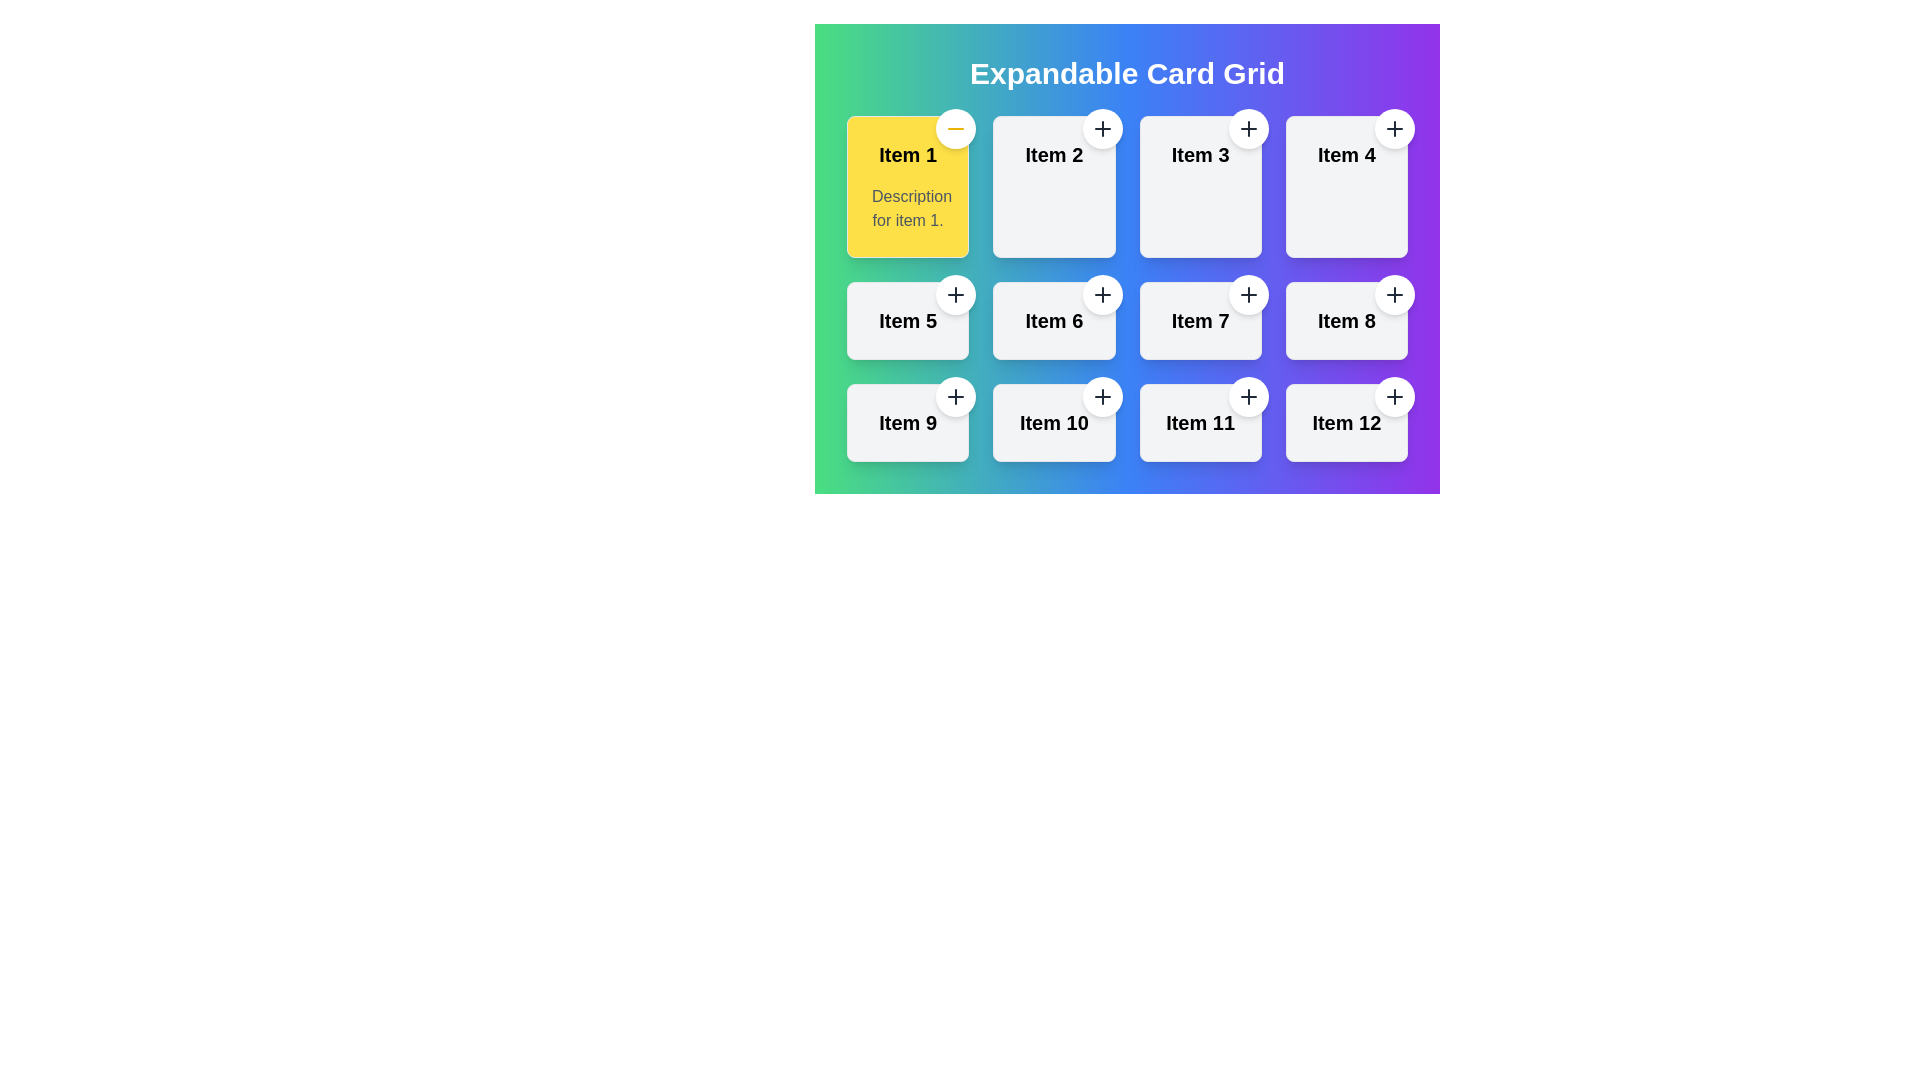 Image resolution: width=1920 pixels, height=1080 pixels. What do you see at coordinates (1346, 319) in the screenshot?
I see `the bold text label reading 'Item 8' located on a white card in the second row, fourth column of the grid layout to trigger the tooltip or hover effect` at bounding box center [1346, 319].